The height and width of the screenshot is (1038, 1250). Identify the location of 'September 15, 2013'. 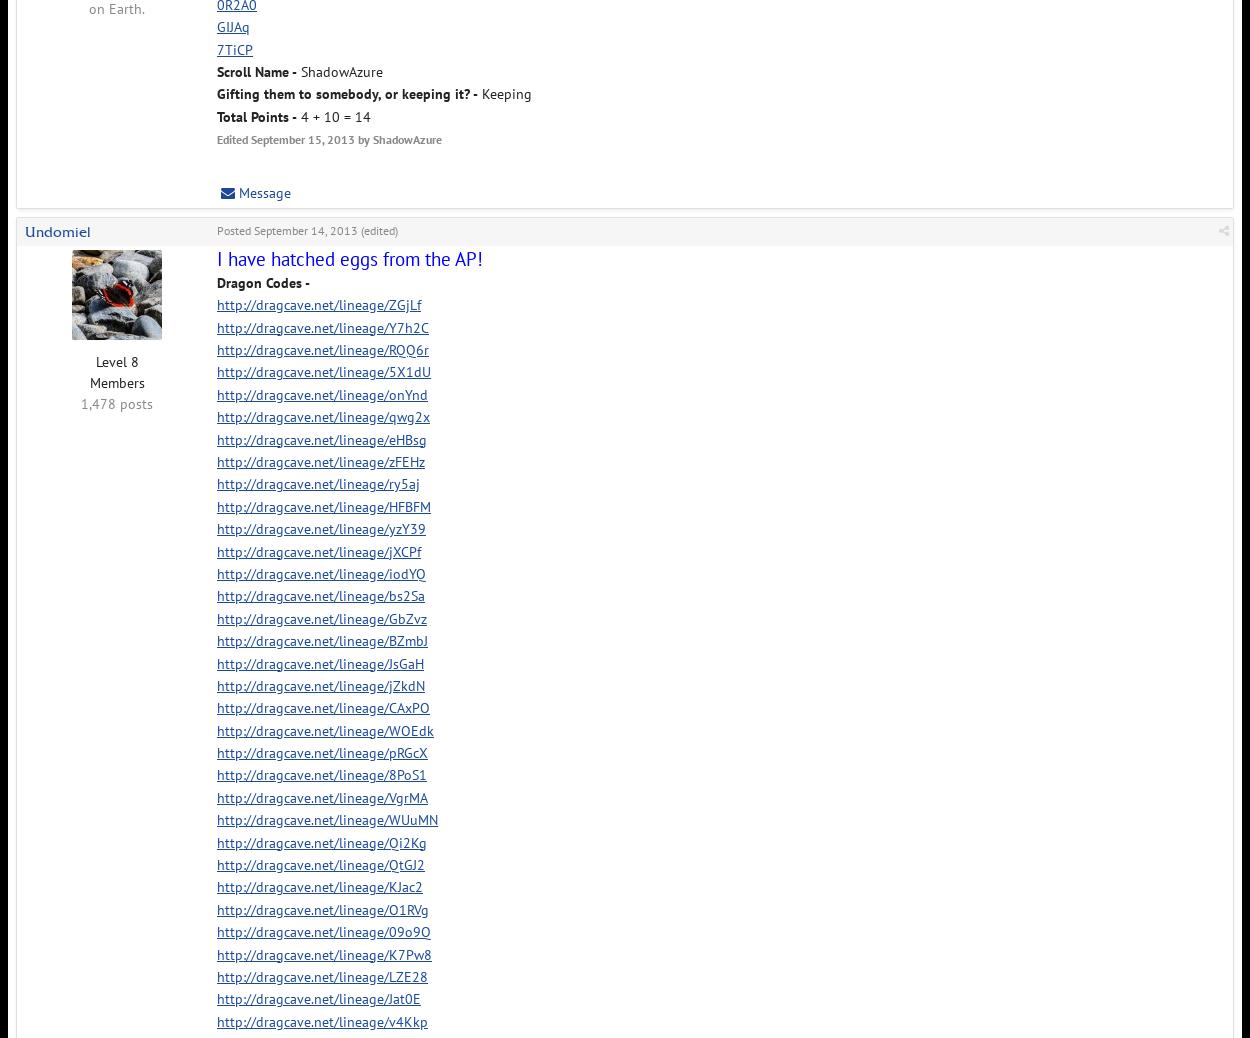
(303, 138).